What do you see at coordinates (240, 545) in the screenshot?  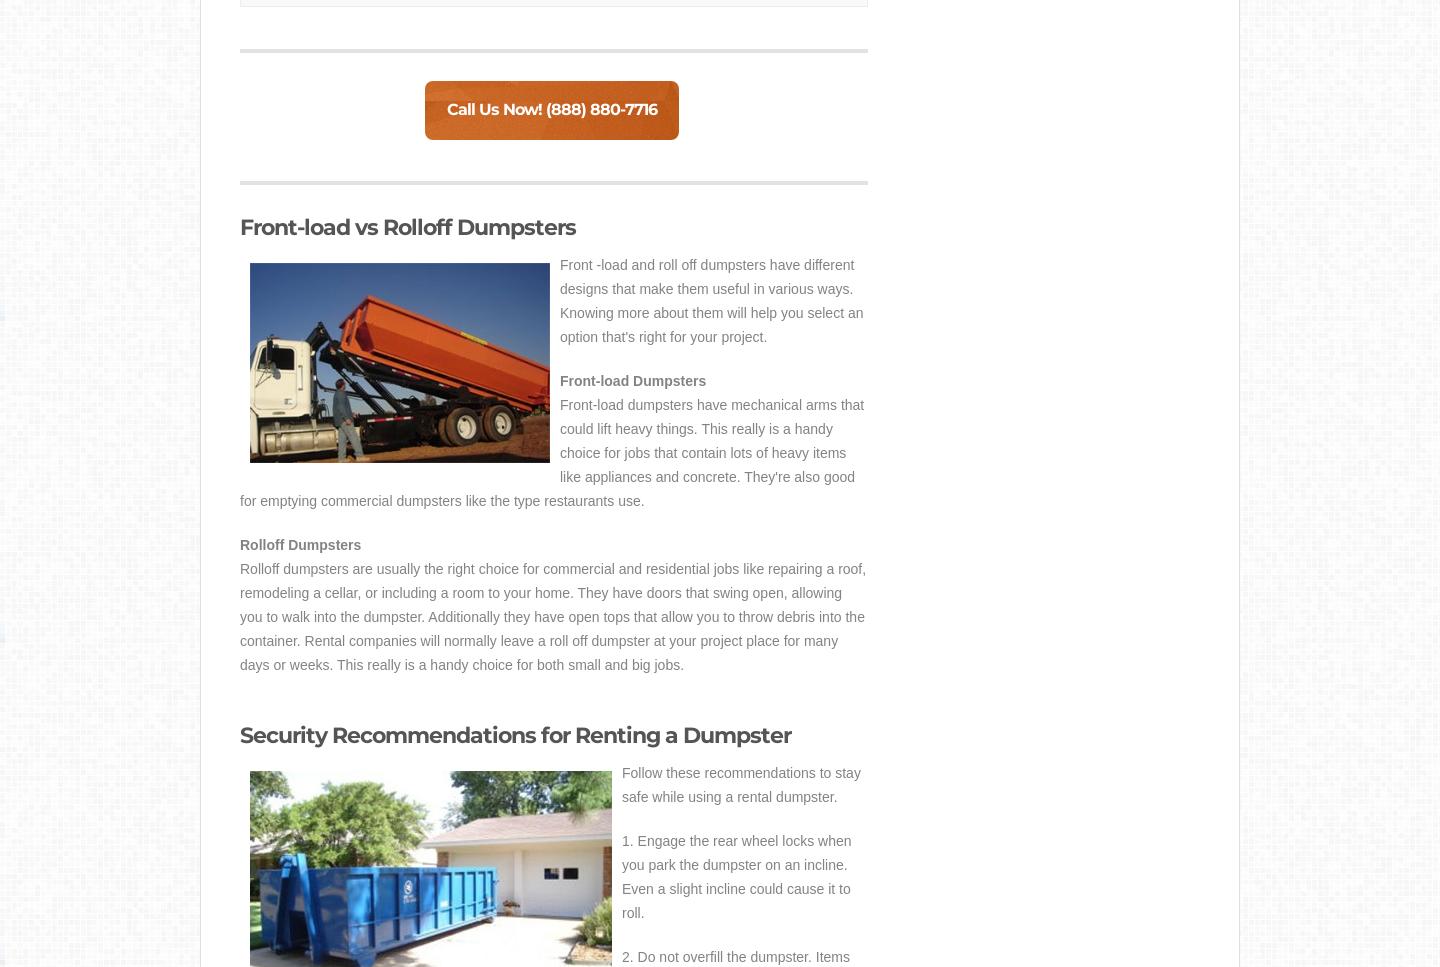 I see `'Rolloff Dumpsters'` at bounding box center [240, 545].